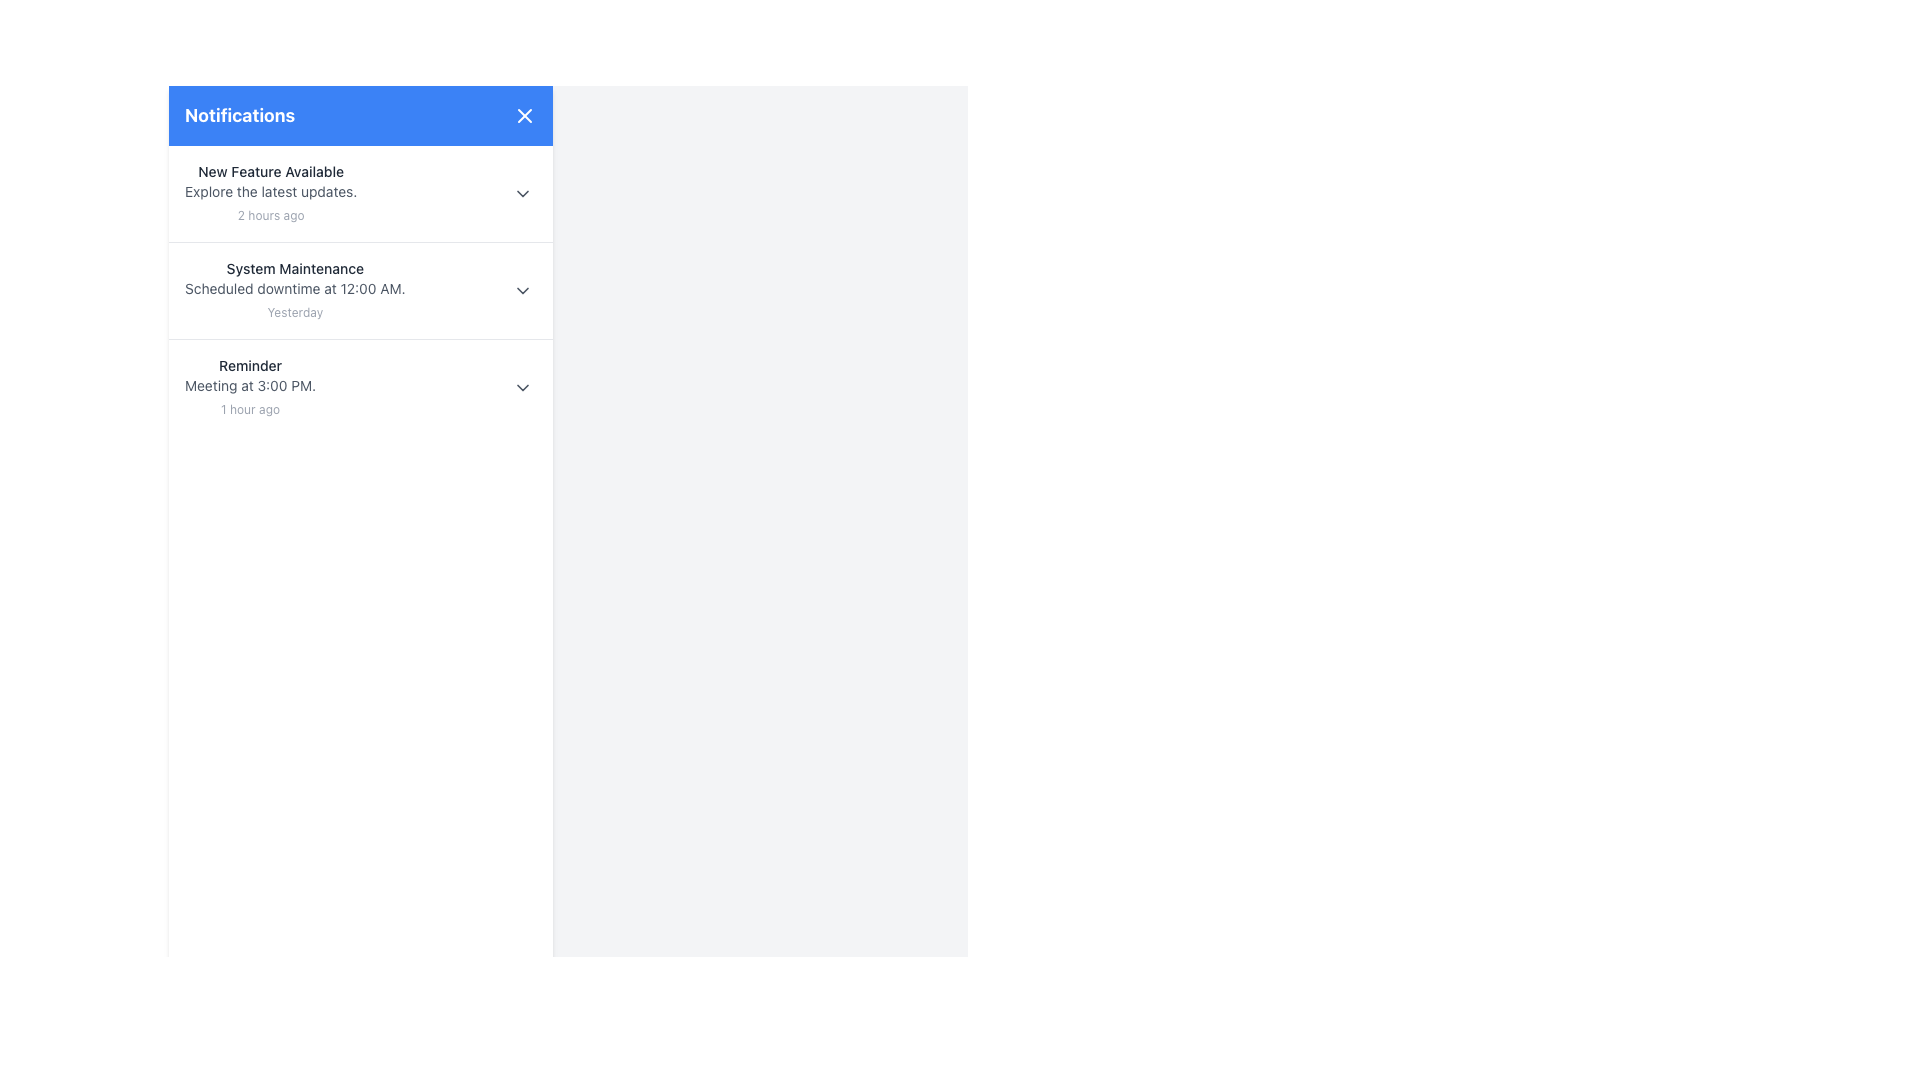  What do you see at coordinates (523, 290) in the screenshot?
I see `the button/icon that expands or collapses additional details for the 'System Maintenance' notification entry` at bounding box center [523, 290].